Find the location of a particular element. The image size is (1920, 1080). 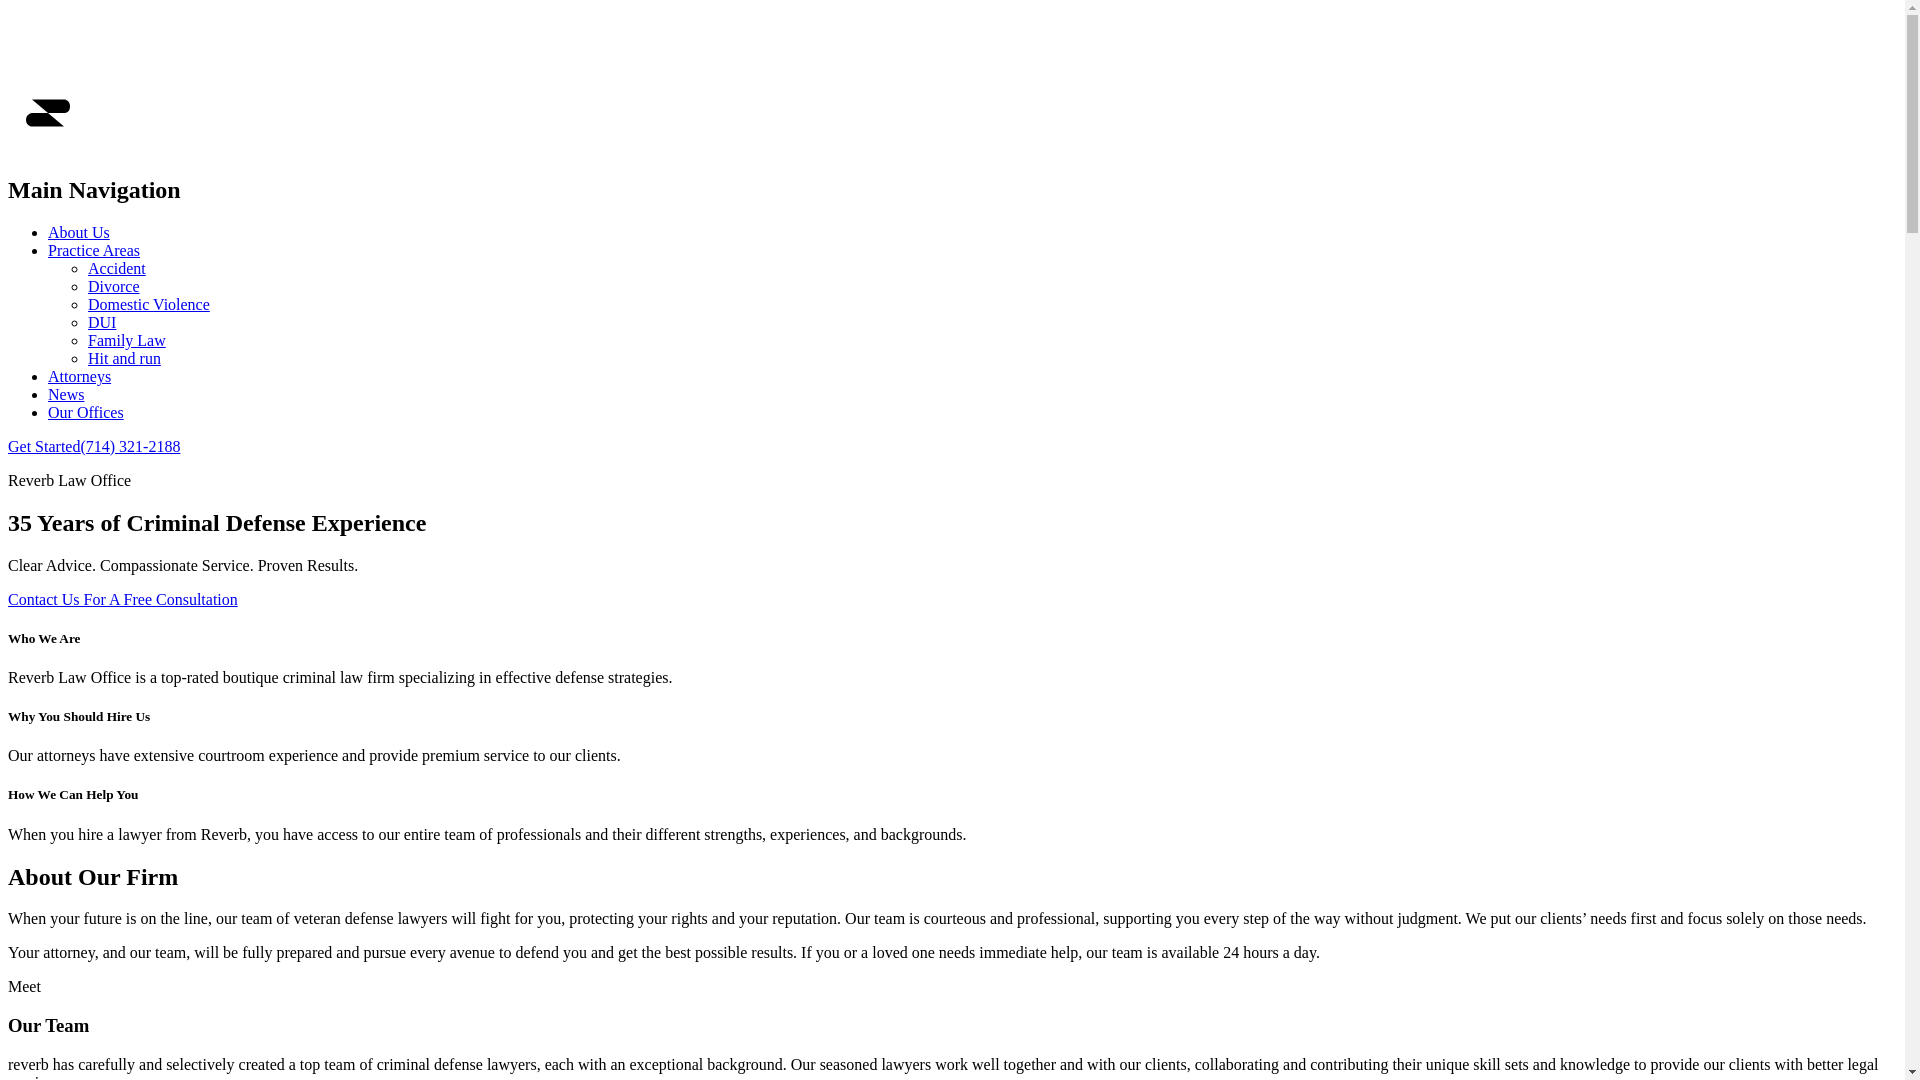

'Divorce' is located at coordinates (113, 286).